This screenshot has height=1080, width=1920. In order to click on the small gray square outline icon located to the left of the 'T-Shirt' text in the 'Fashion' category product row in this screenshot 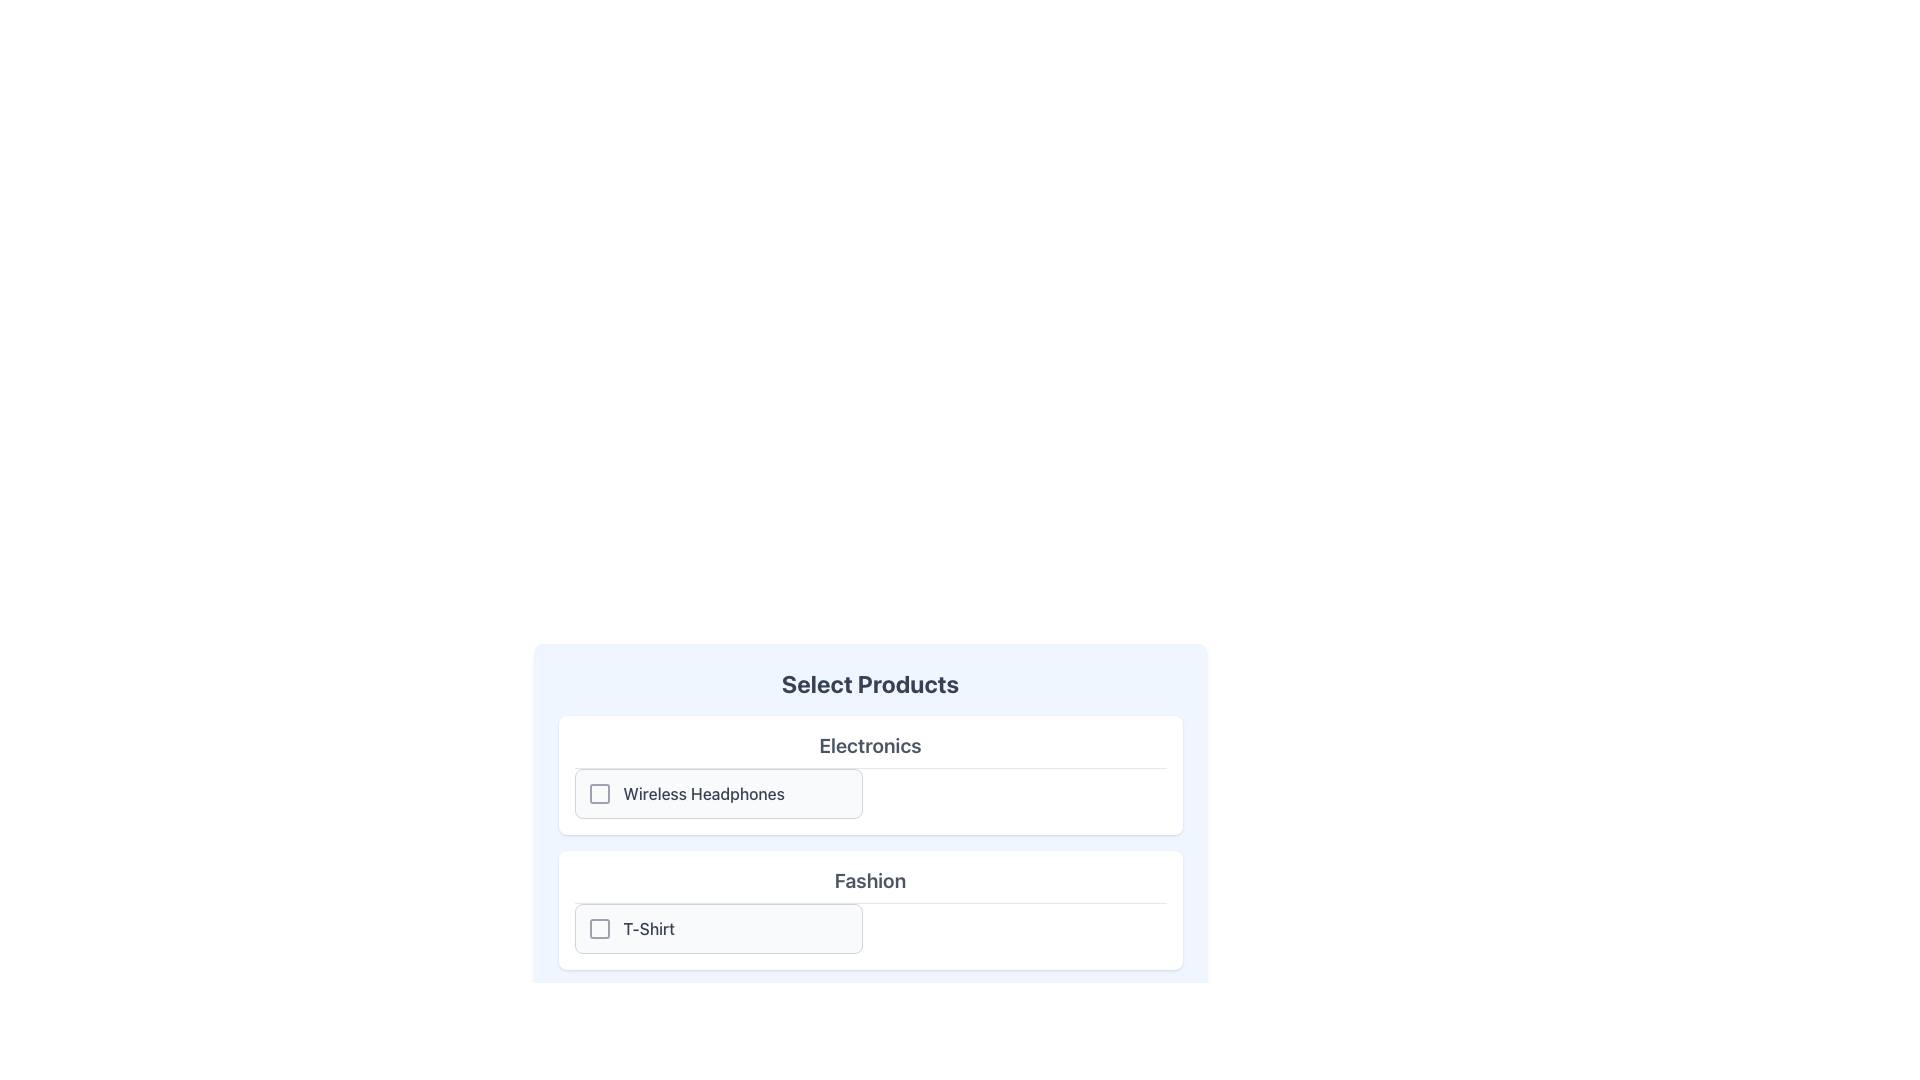, I will do `click(598, 929)`.